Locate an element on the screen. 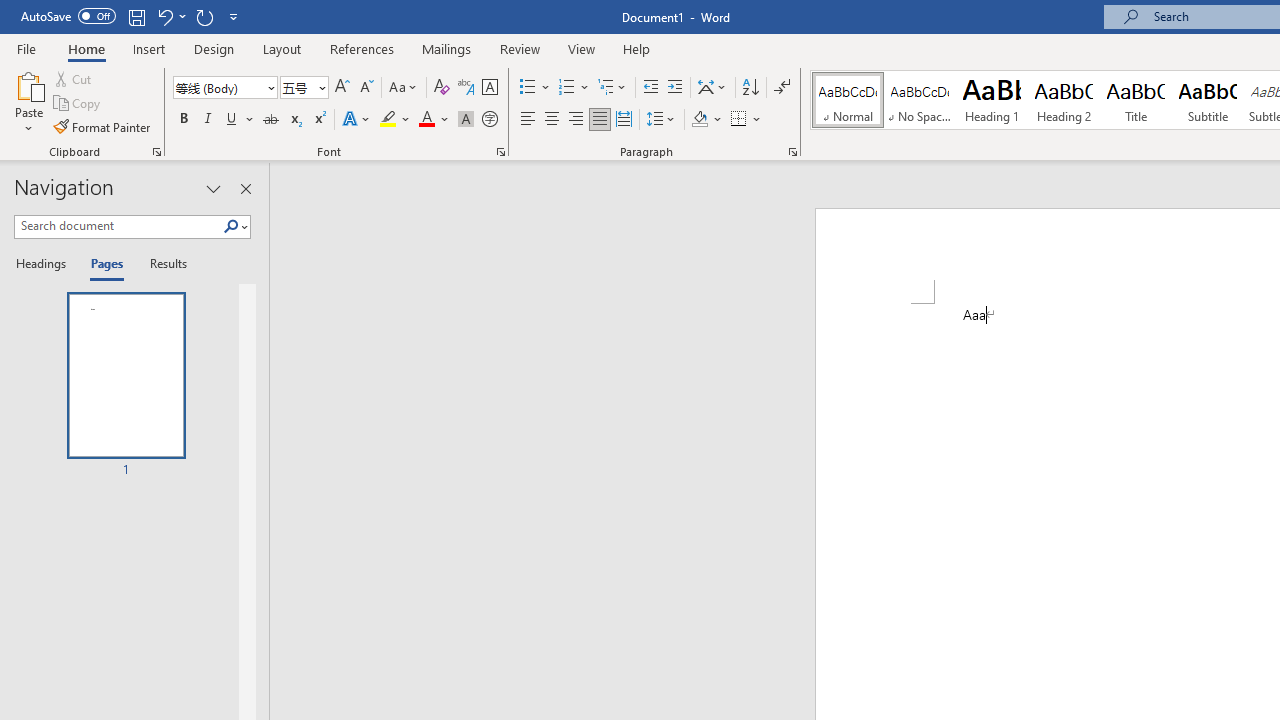  'Font' is located at coordinates (225, 86).